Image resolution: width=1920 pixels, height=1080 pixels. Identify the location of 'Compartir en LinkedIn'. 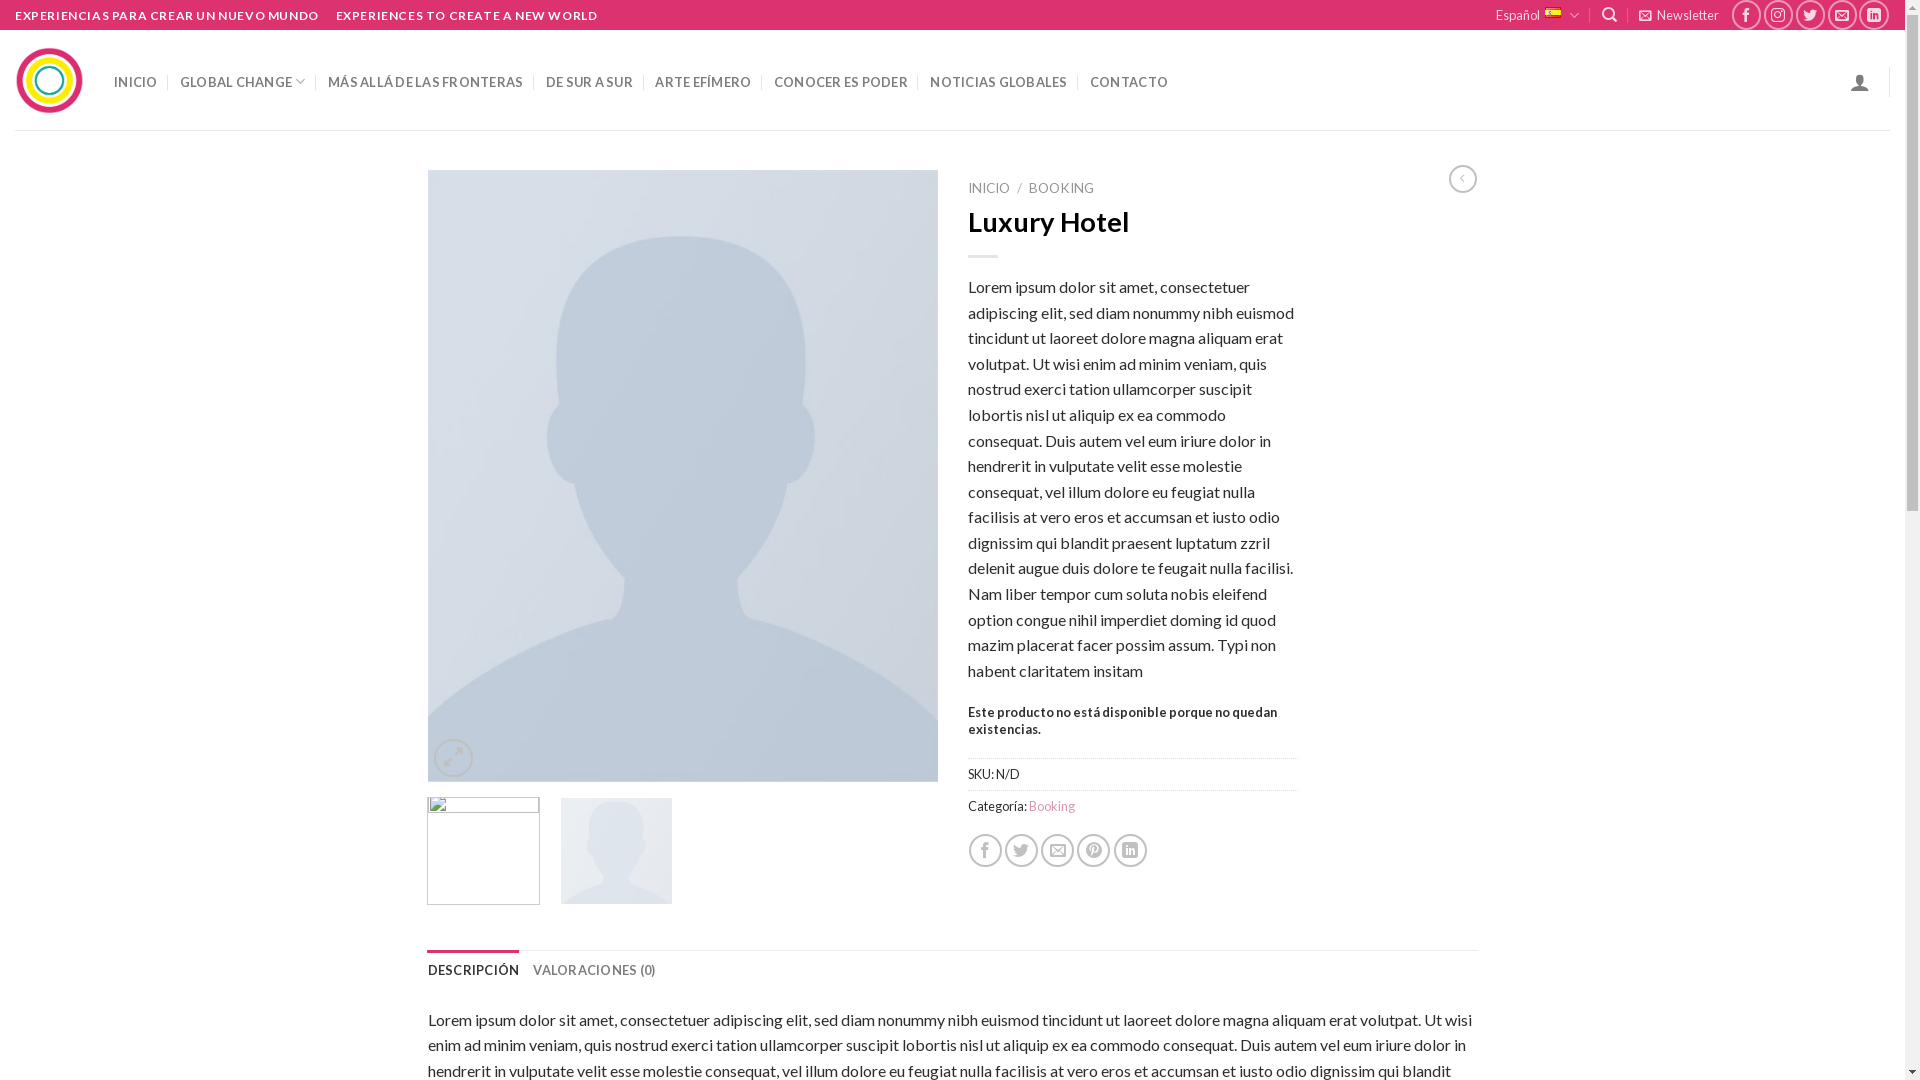
(1130, 850).